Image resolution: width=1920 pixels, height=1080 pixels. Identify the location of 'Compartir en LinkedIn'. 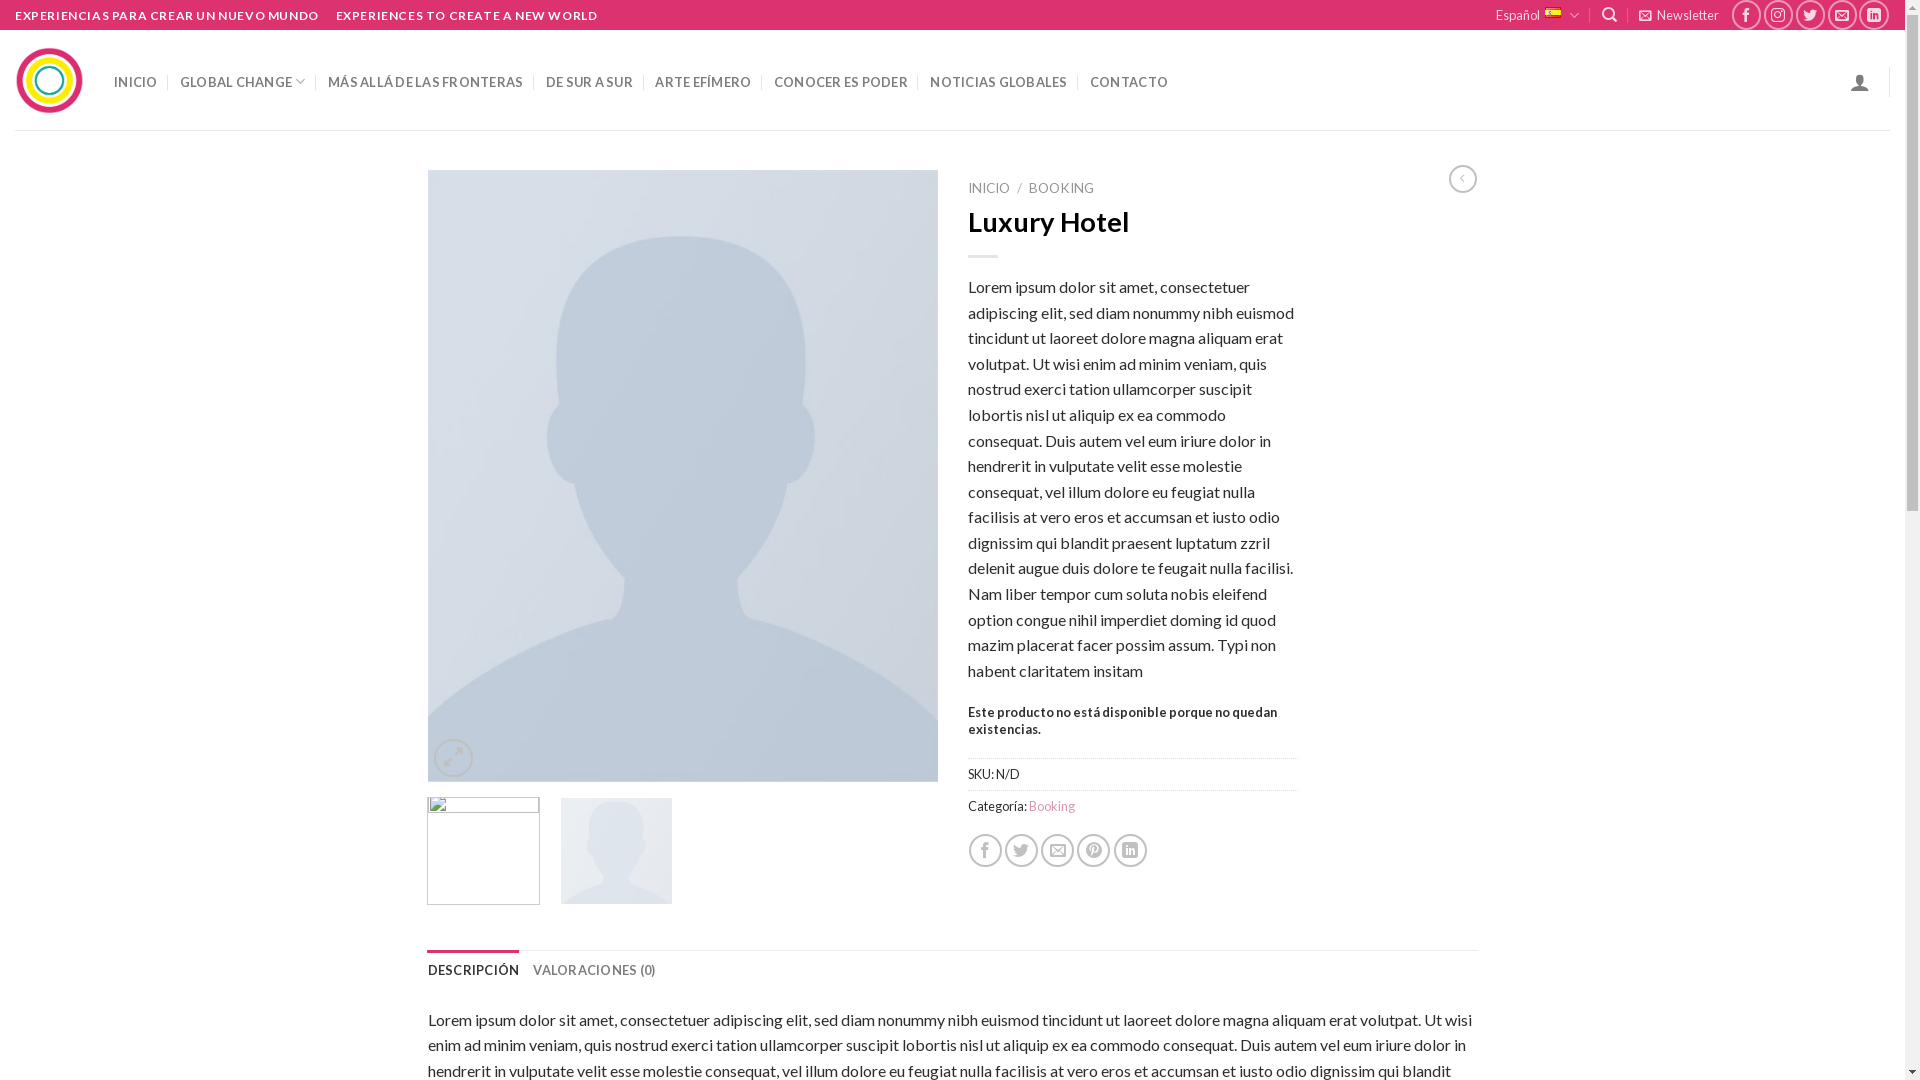
(1130, 850).